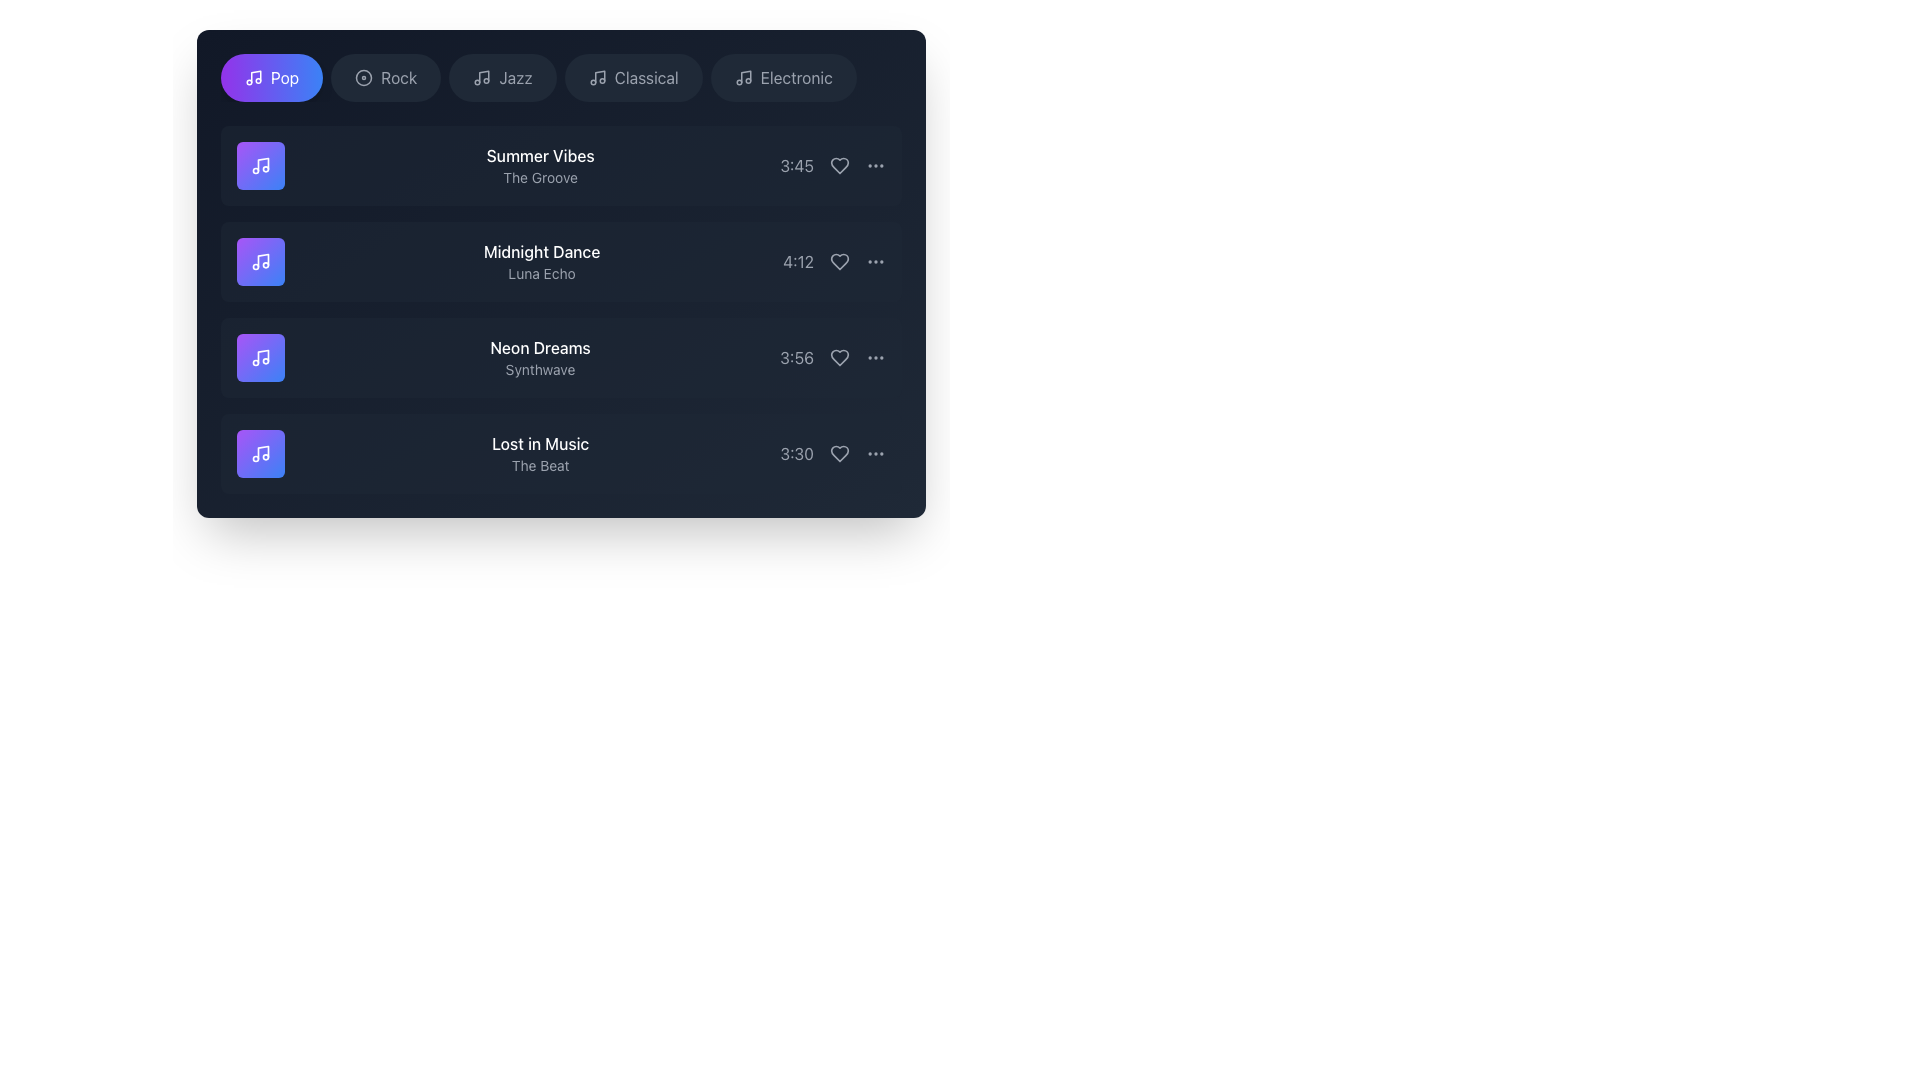 The width and height of the screenshot is (1920, 1080). Describe the element at coordinates (840, 454) in the screenshot. I see `the heart icon button located as the second icon from the right in the 'Lost in Music' row to trigger the hover effects` at that location.